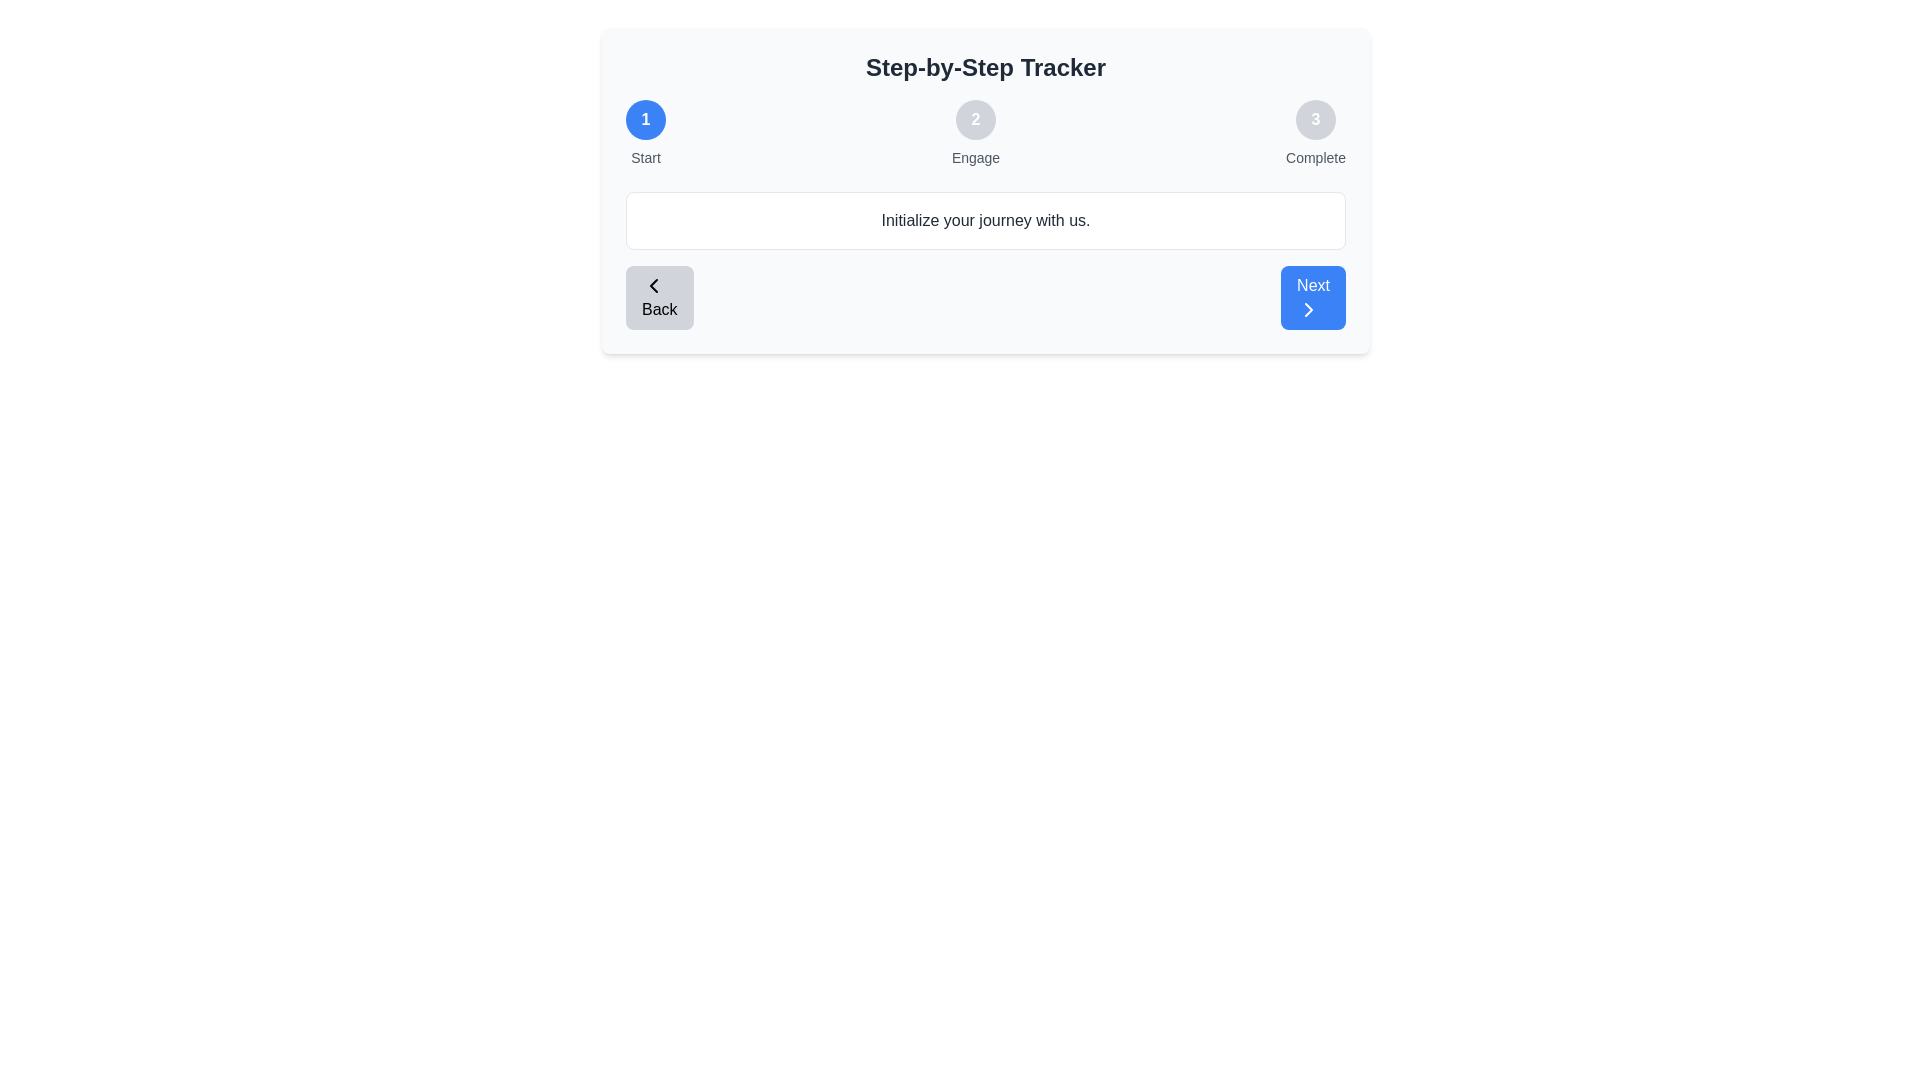 The height and width of the screenshot is (1080, 1920). Describe the element at coordinates (1309, 309) in the screenshot. I see `the small, right-pointing chevron icon located within the 'Next' button, positioned near the right edge and smaller than the surrounding text label` at that location.